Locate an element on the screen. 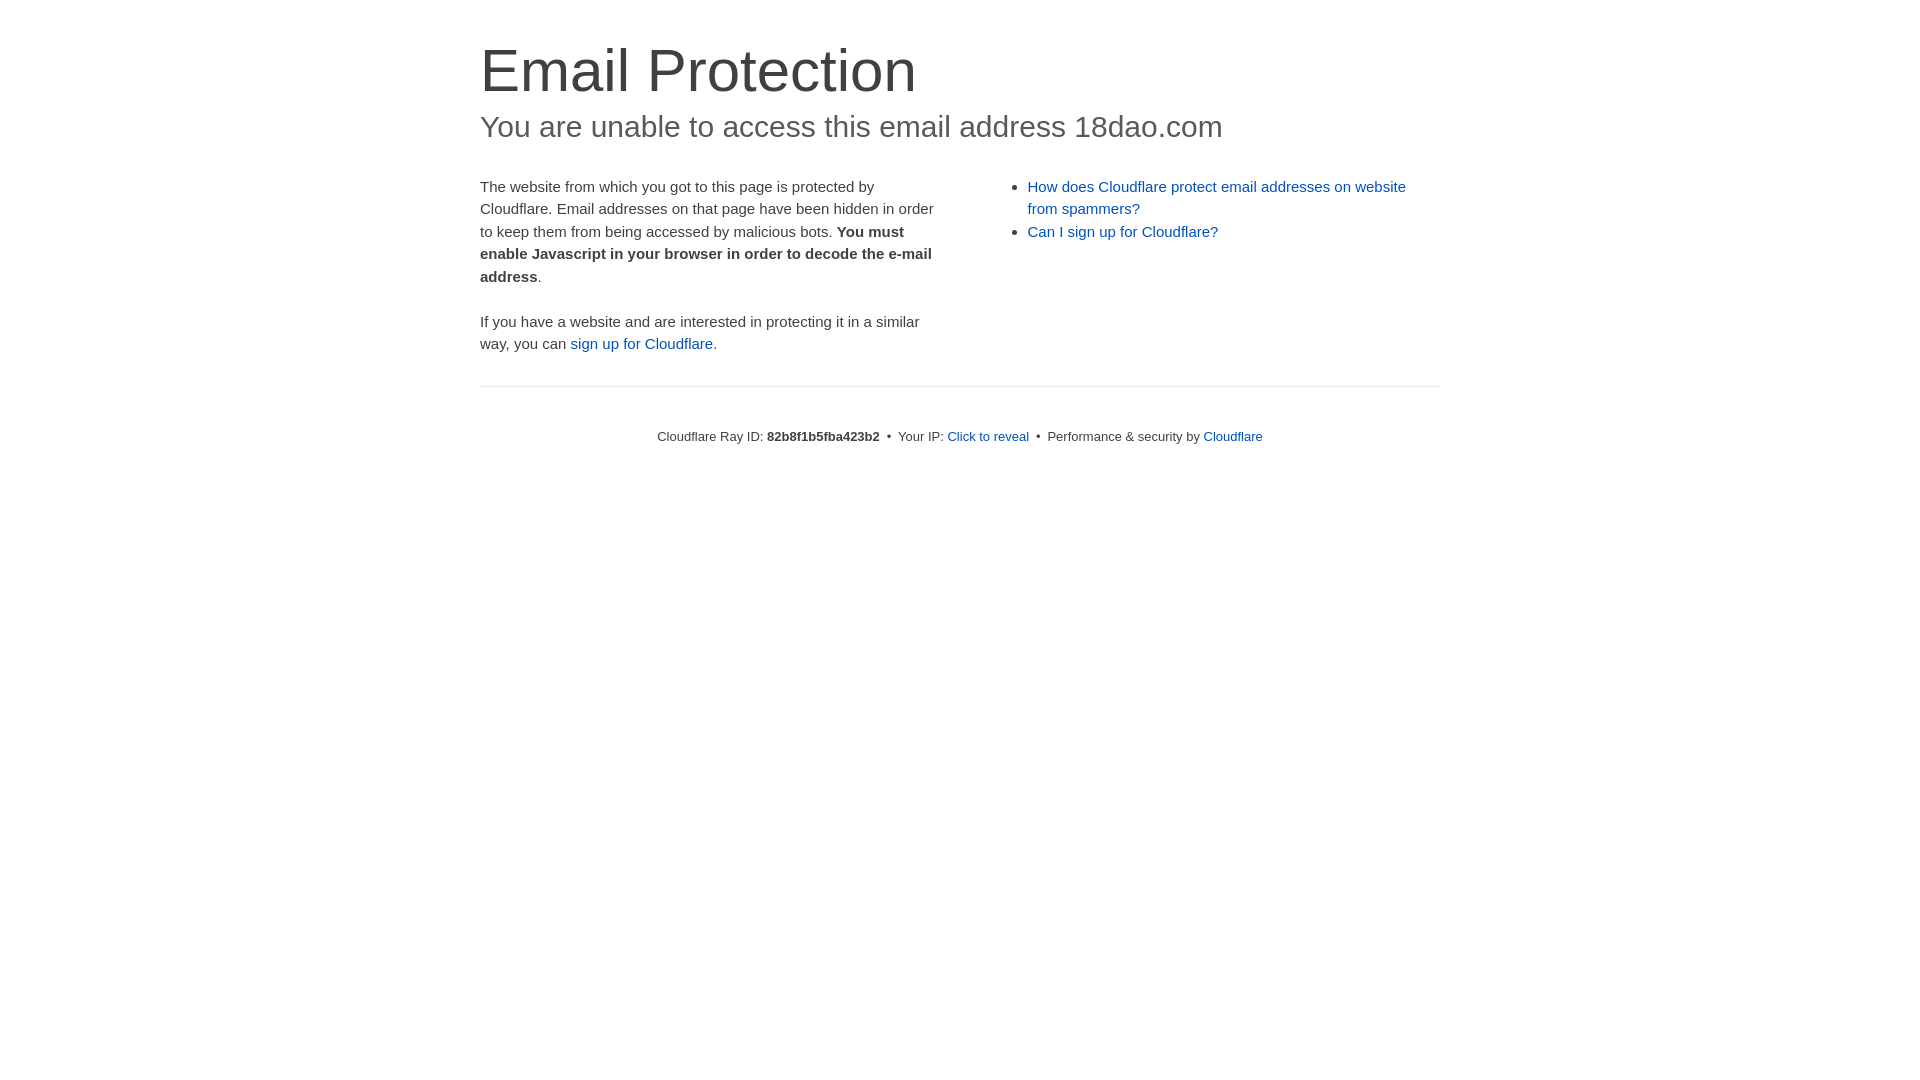 The width and height of the screenshot is (1920, 1080). 'Cloudflare' is located at coordinates (1232, 435).